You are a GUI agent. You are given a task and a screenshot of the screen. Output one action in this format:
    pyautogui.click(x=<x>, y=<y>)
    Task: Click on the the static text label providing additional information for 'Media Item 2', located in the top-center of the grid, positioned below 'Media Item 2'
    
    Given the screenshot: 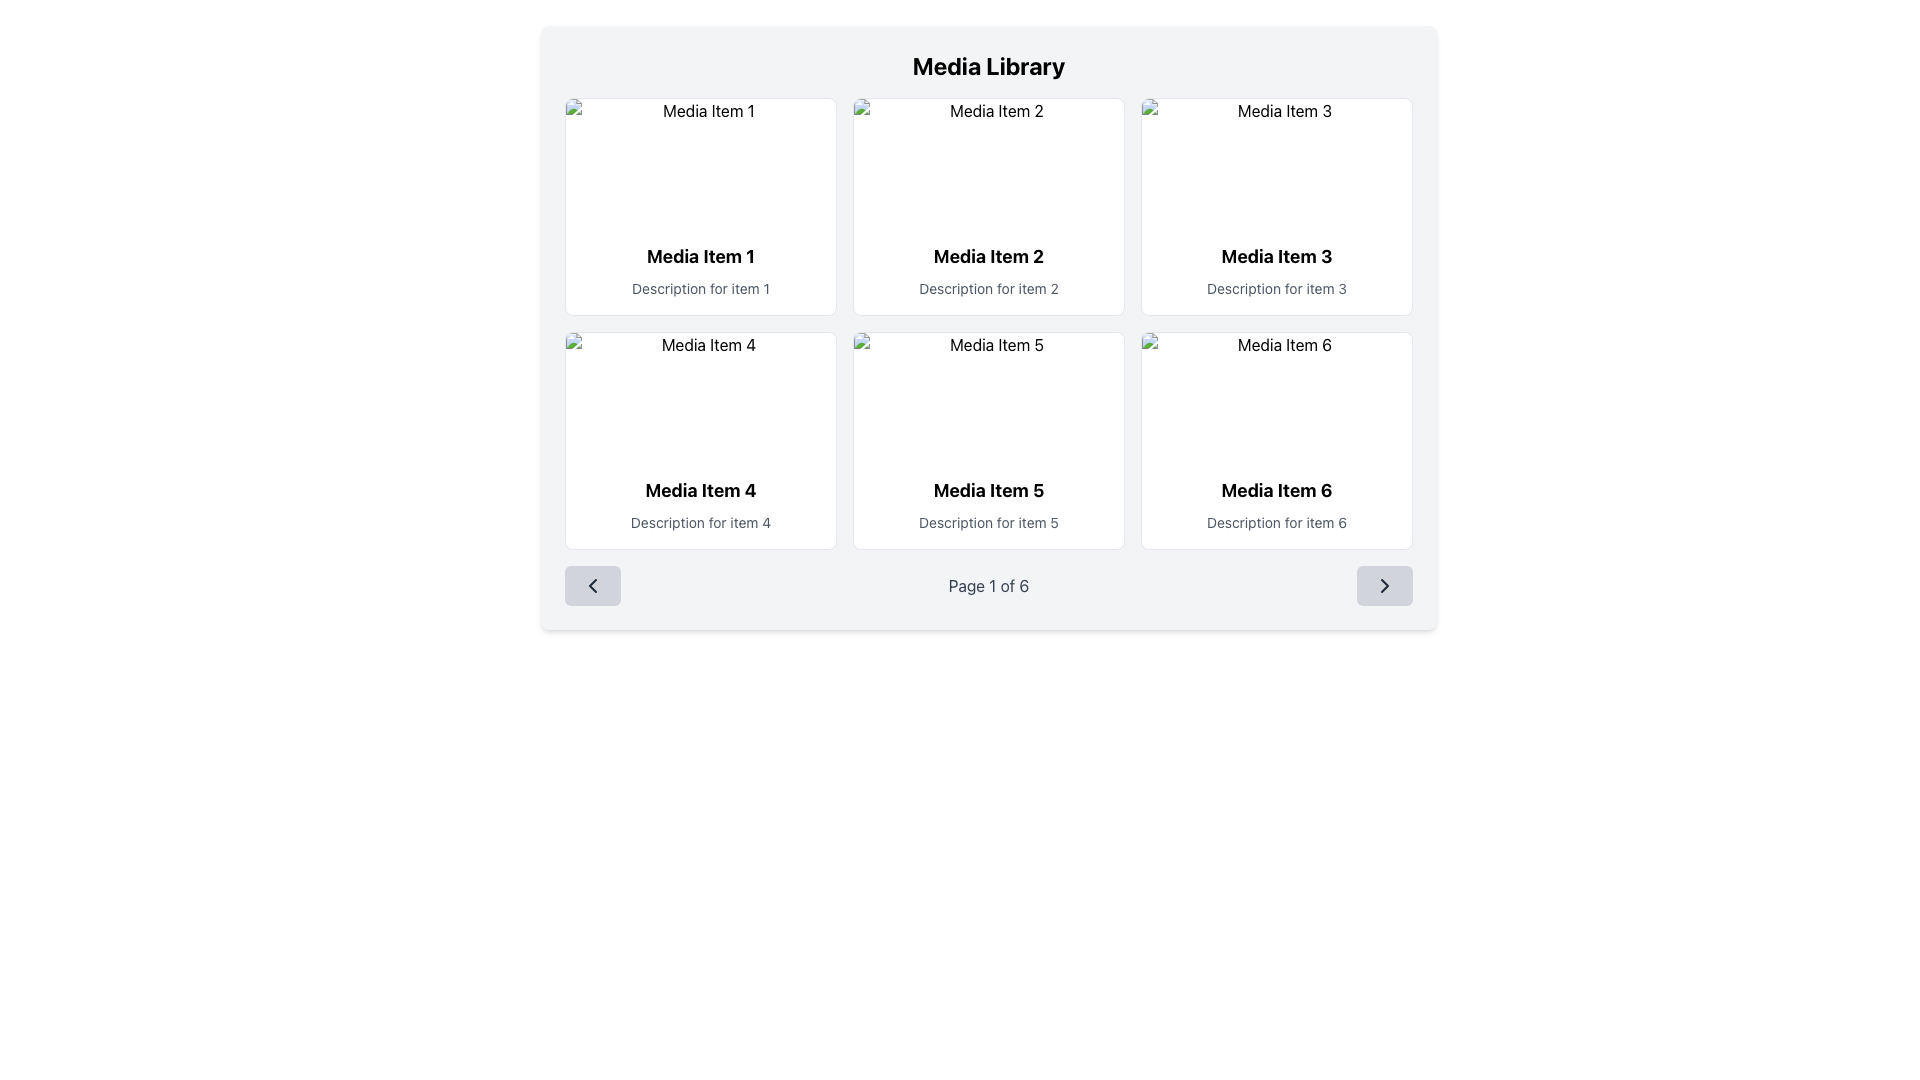 What is the action you would take?
    pyautogui.click(x=988, y=289)
    